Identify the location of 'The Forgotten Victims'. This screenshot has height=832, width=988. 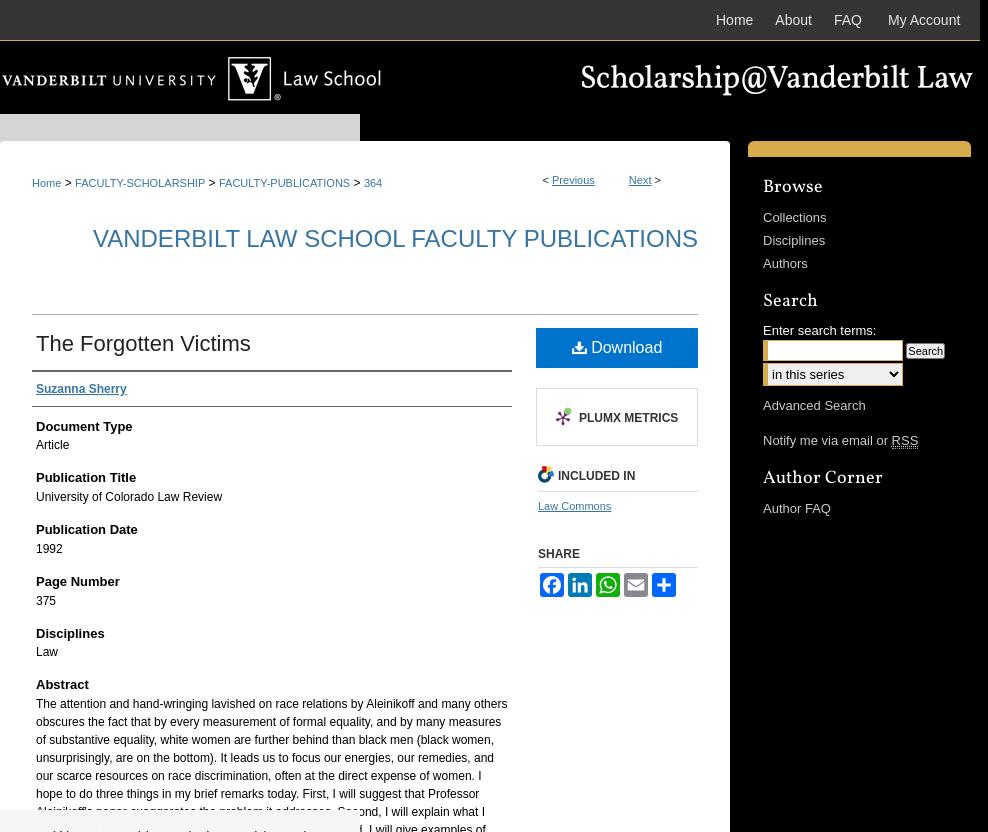
(34, 342).